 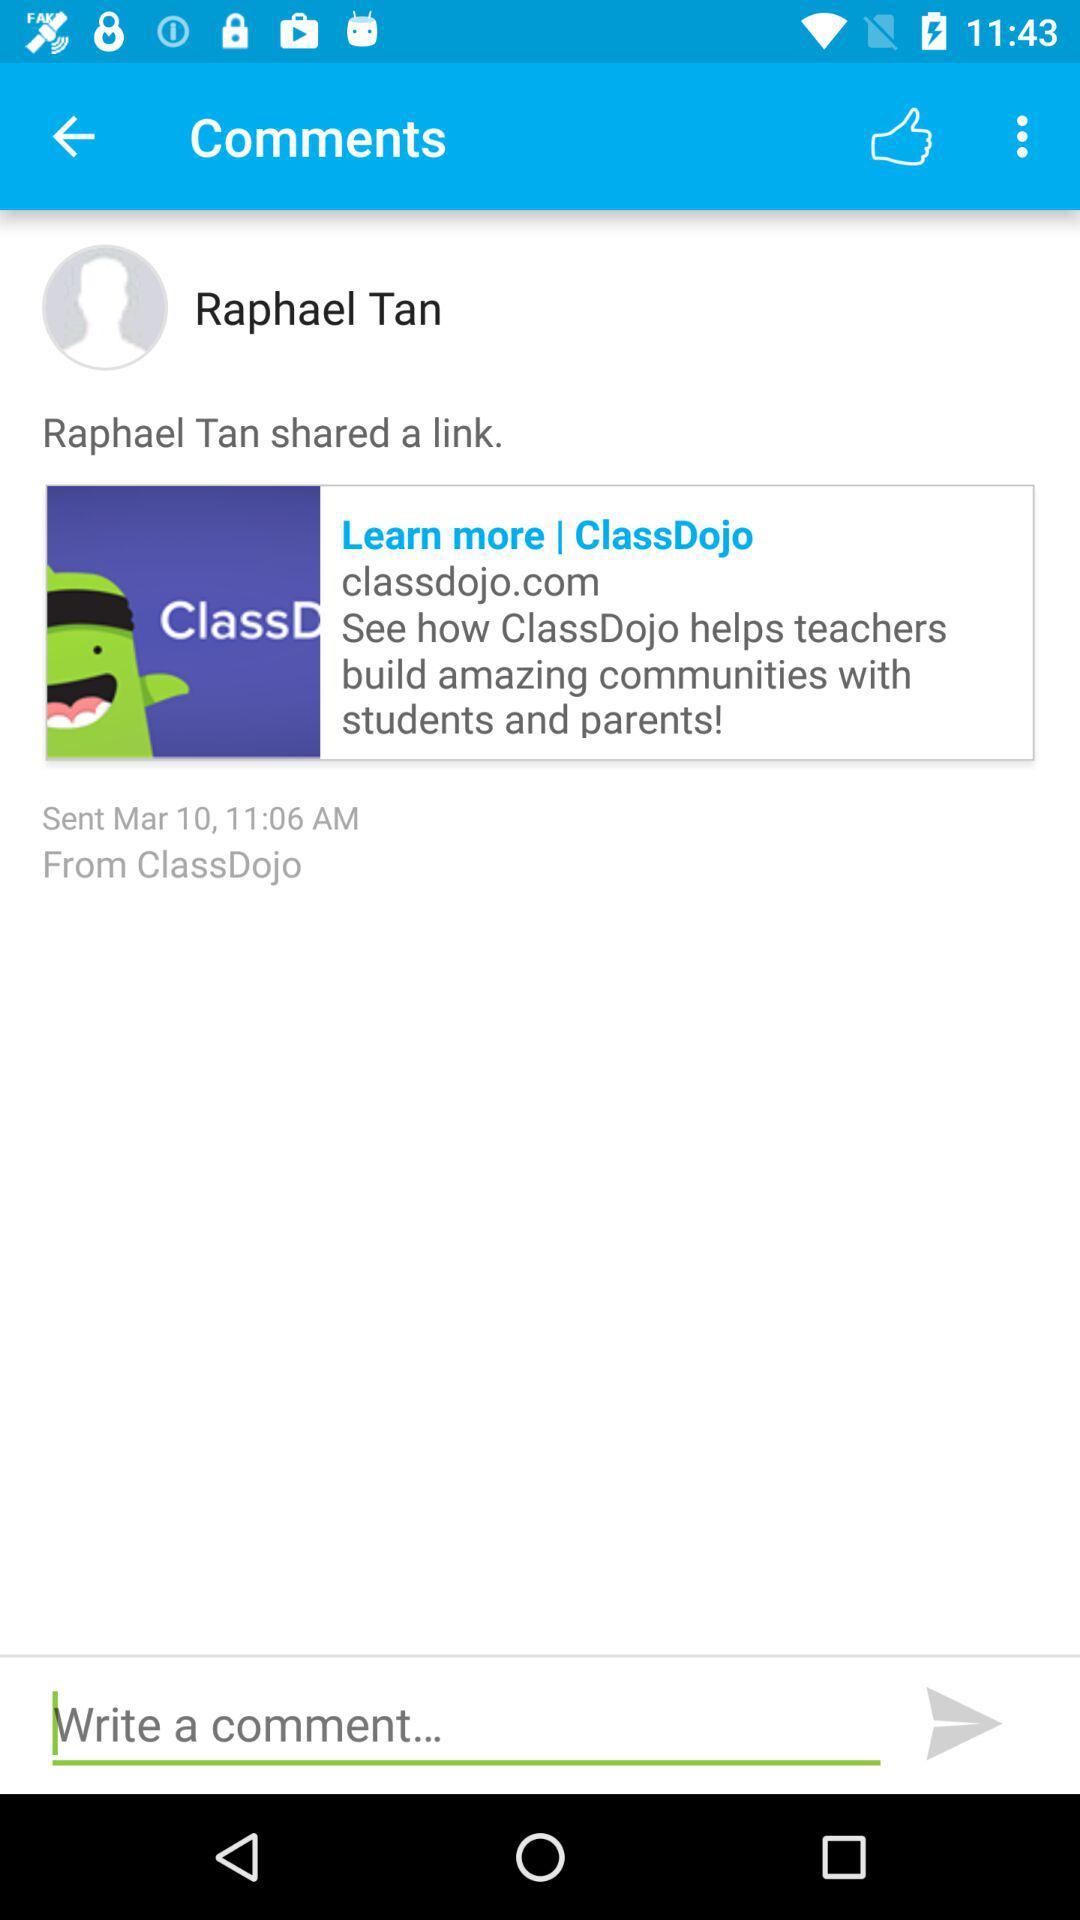 What do you see at coordinates (675, 621) in the screenshot?
I see `learn more classdojo item` at bounding box center [675, 621].